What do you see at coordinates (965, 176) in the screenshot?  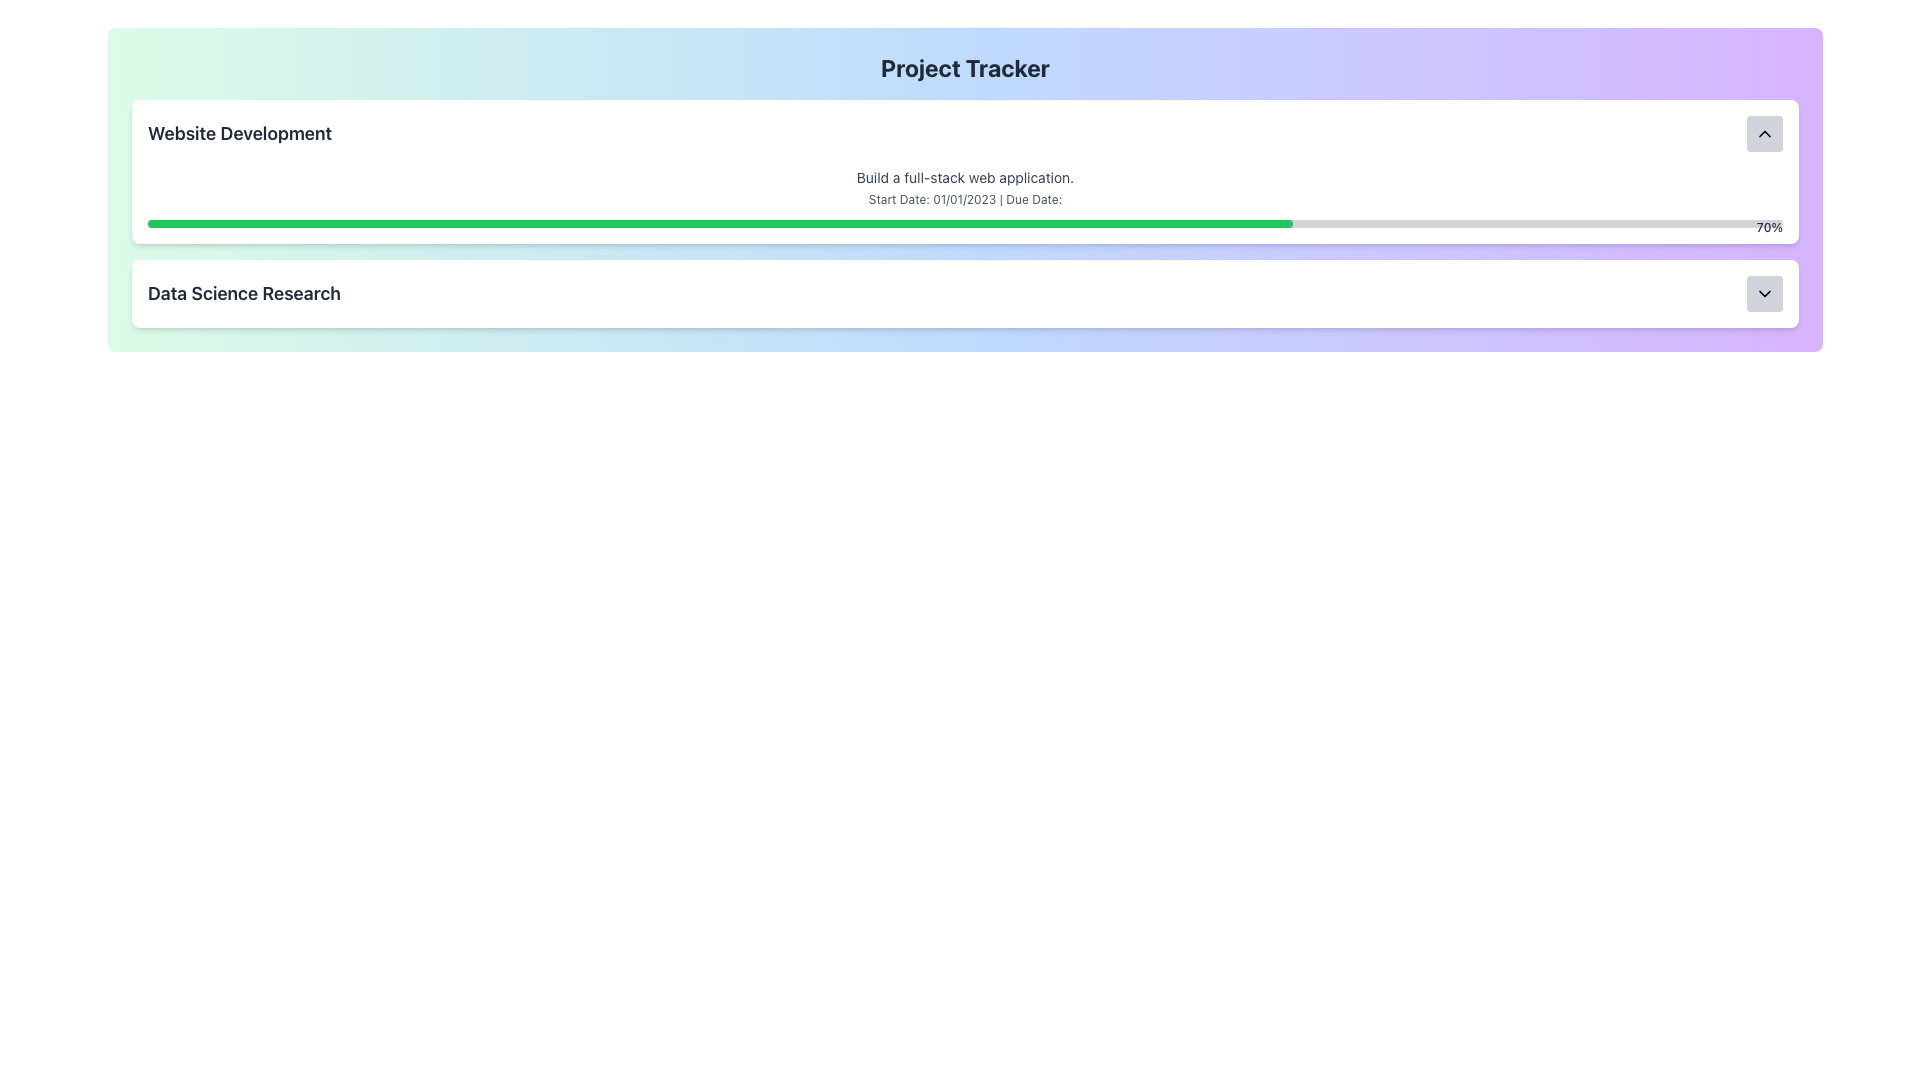 I see `the Text label that serves as a title or brief description for a specific task or project item, positioned above the line 'Start Date: 01/01/2023 | Due Date:'` at bounding box center [965, 176].